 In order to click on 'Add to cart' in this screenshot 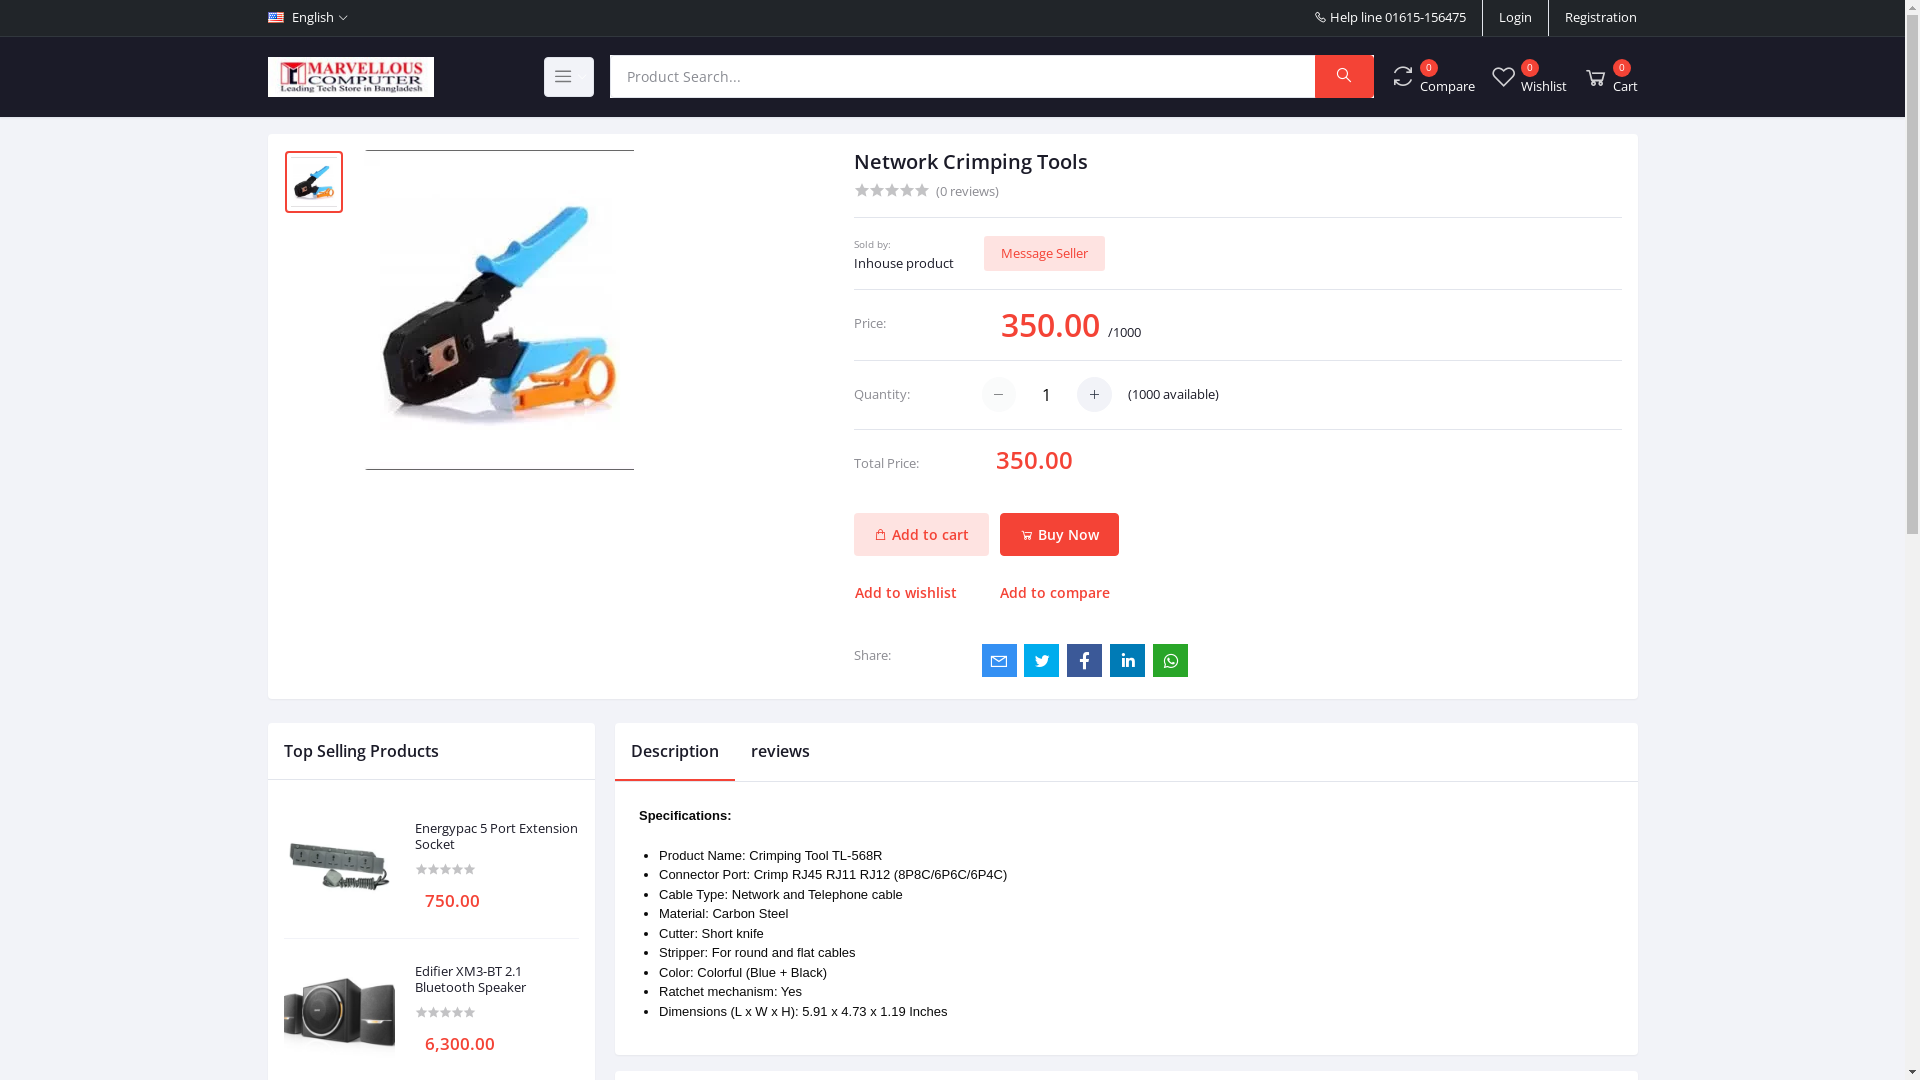, I will do `click(854, 532)`.